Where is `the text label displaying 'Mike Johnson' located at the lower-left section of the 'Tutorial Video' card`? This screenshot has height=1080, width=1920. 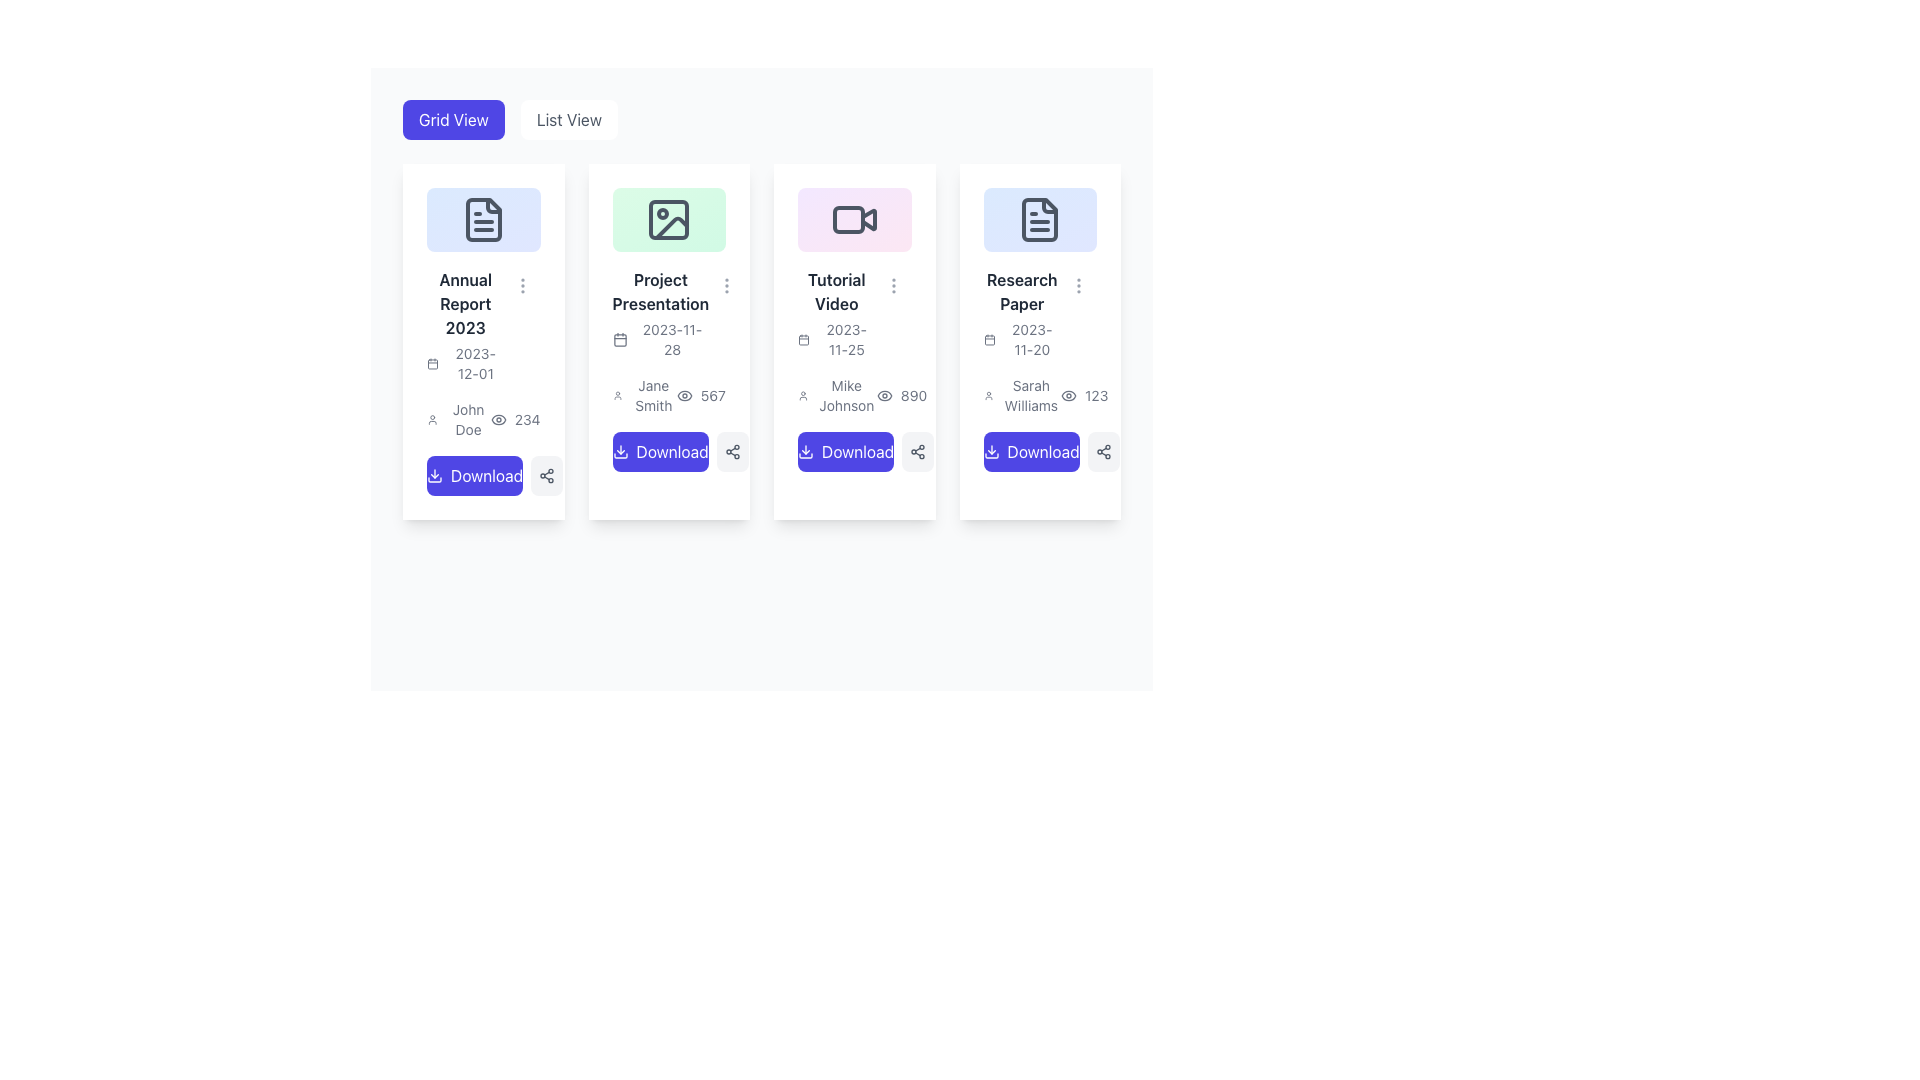
the text label displaying 'Mike Johnson' located at the lower-left section of the 'Tutorial Video' card is located at coordinates (846, 395).